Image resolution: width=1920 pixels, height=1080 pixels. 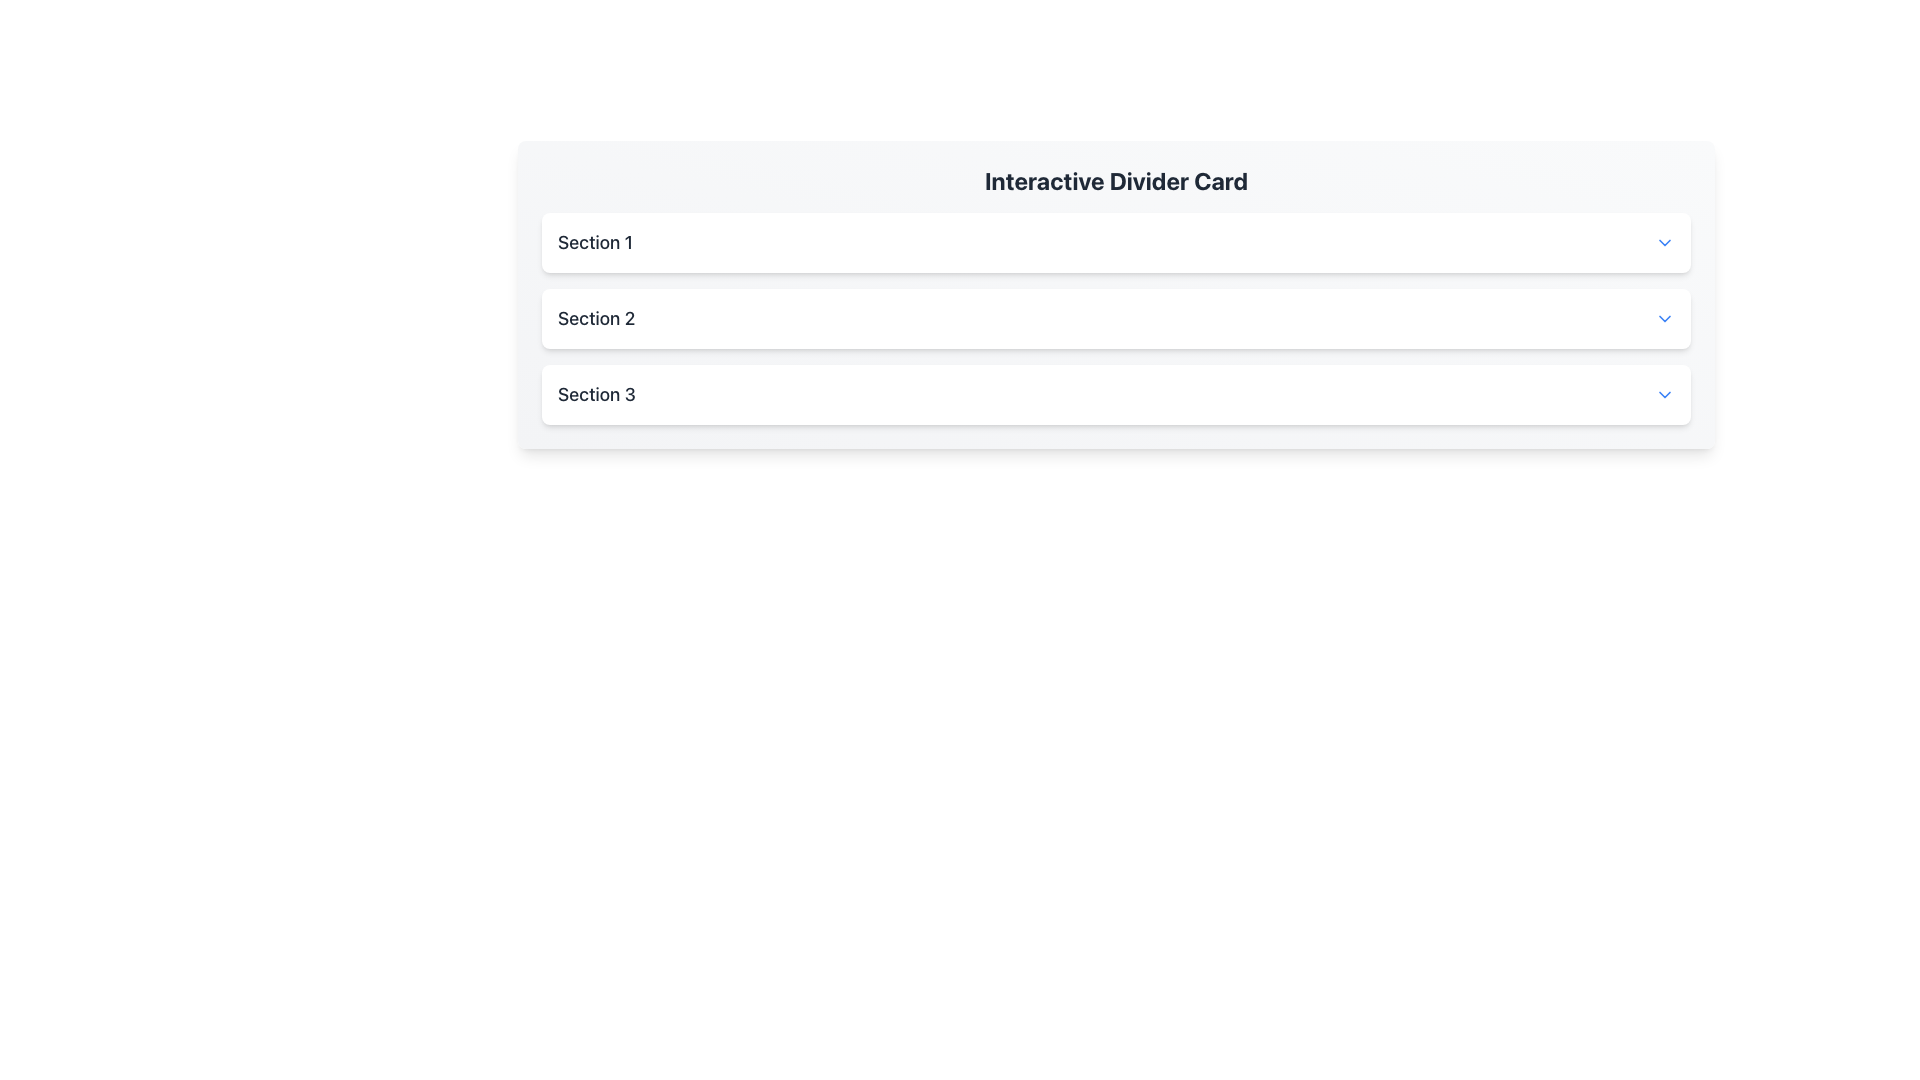 I want to click on the blue downward chevron arrow SVG icon located beside the 'Section 2' header, so click(x=1665, y=318).